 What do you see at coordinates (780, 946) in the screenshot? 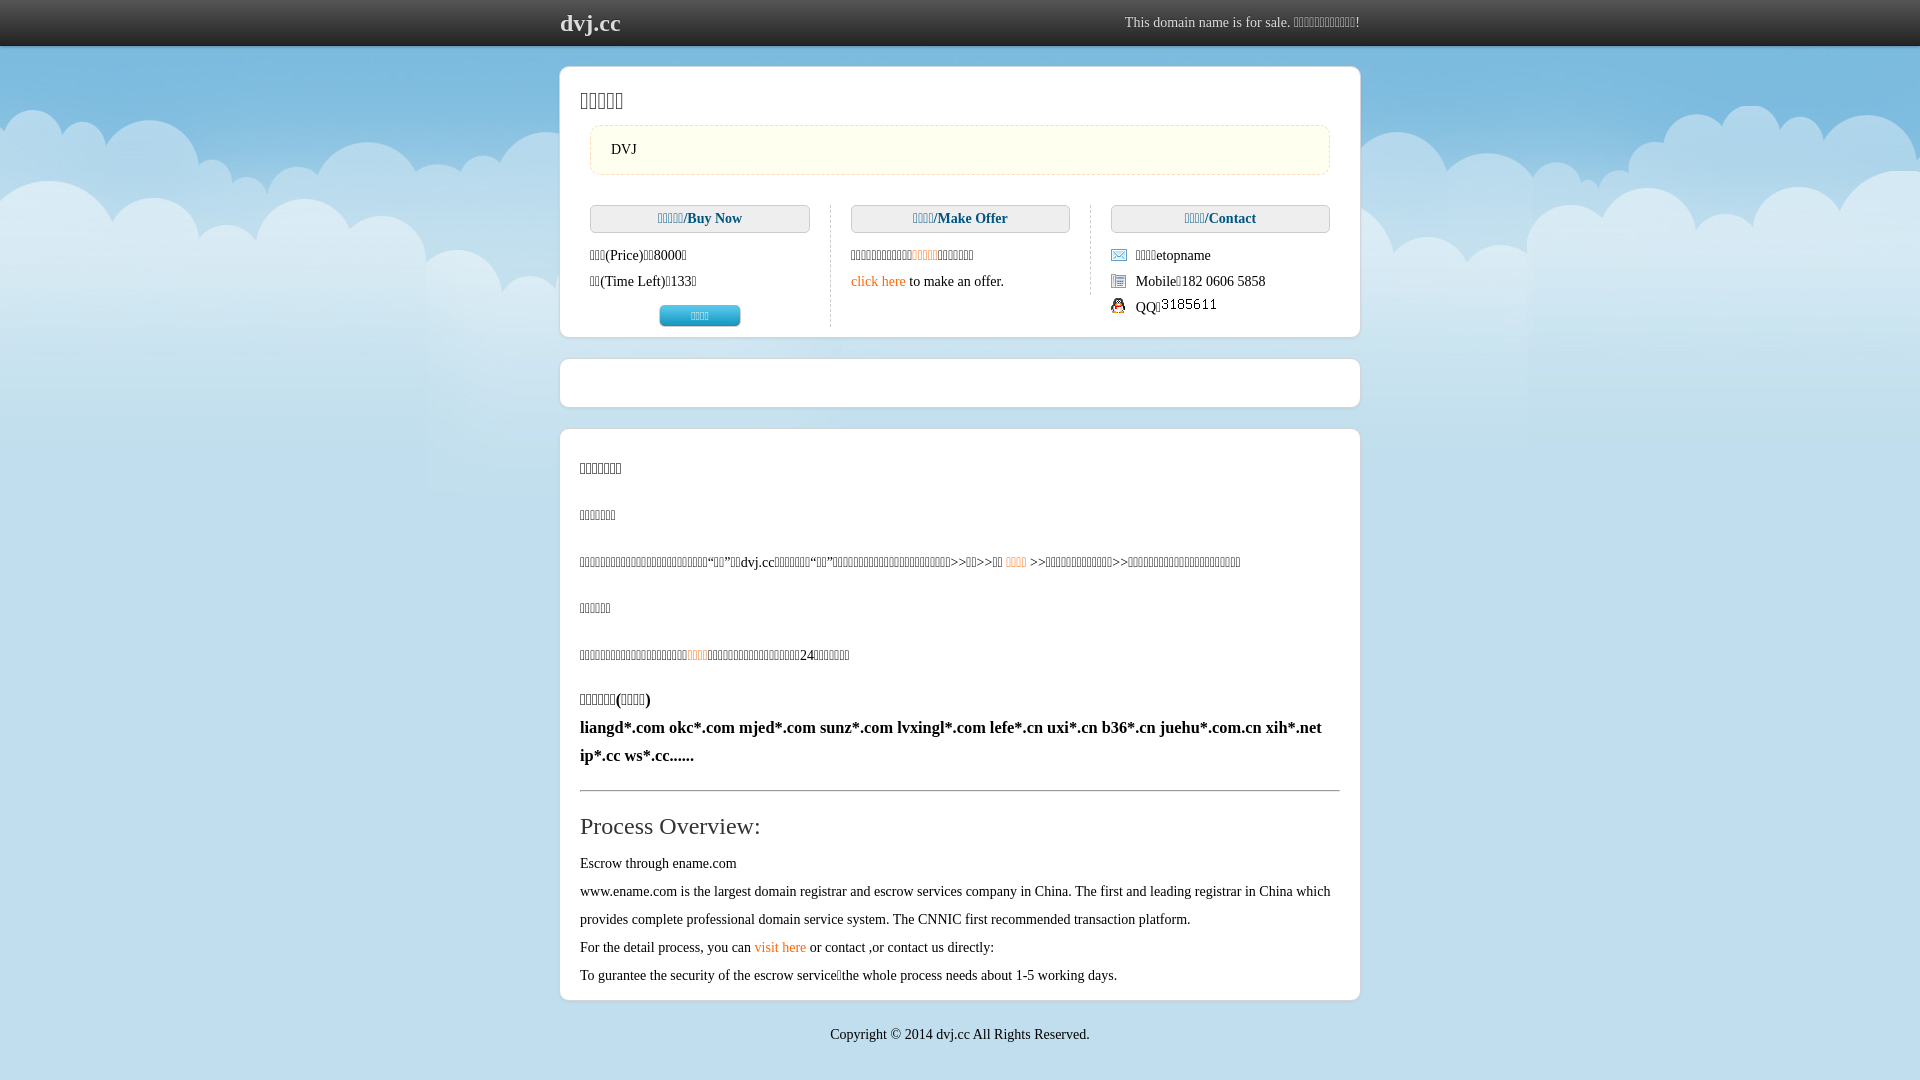
I see `'visit here'` at bounding box center [780, 946].